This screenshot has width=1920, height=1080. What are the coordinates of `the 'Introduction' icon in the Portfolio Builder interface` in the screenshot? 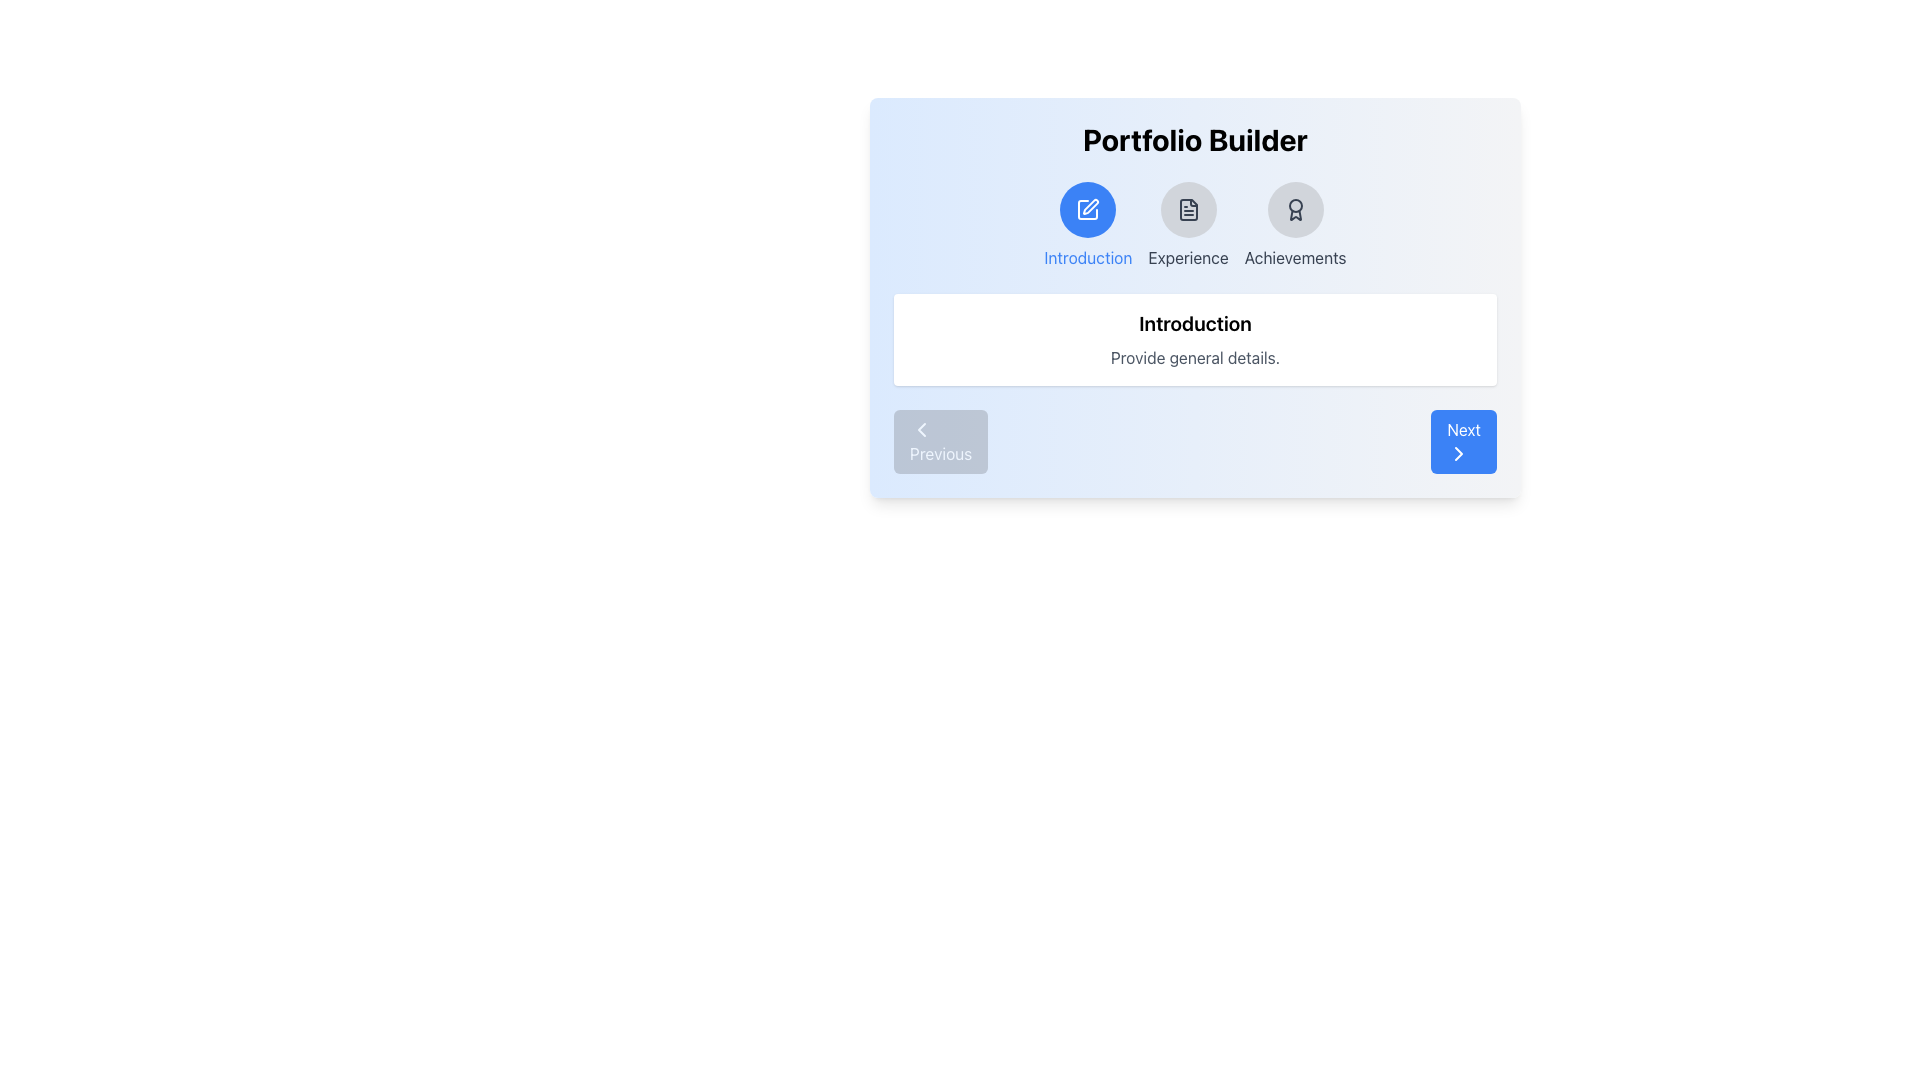 It's located at (1087, 209).